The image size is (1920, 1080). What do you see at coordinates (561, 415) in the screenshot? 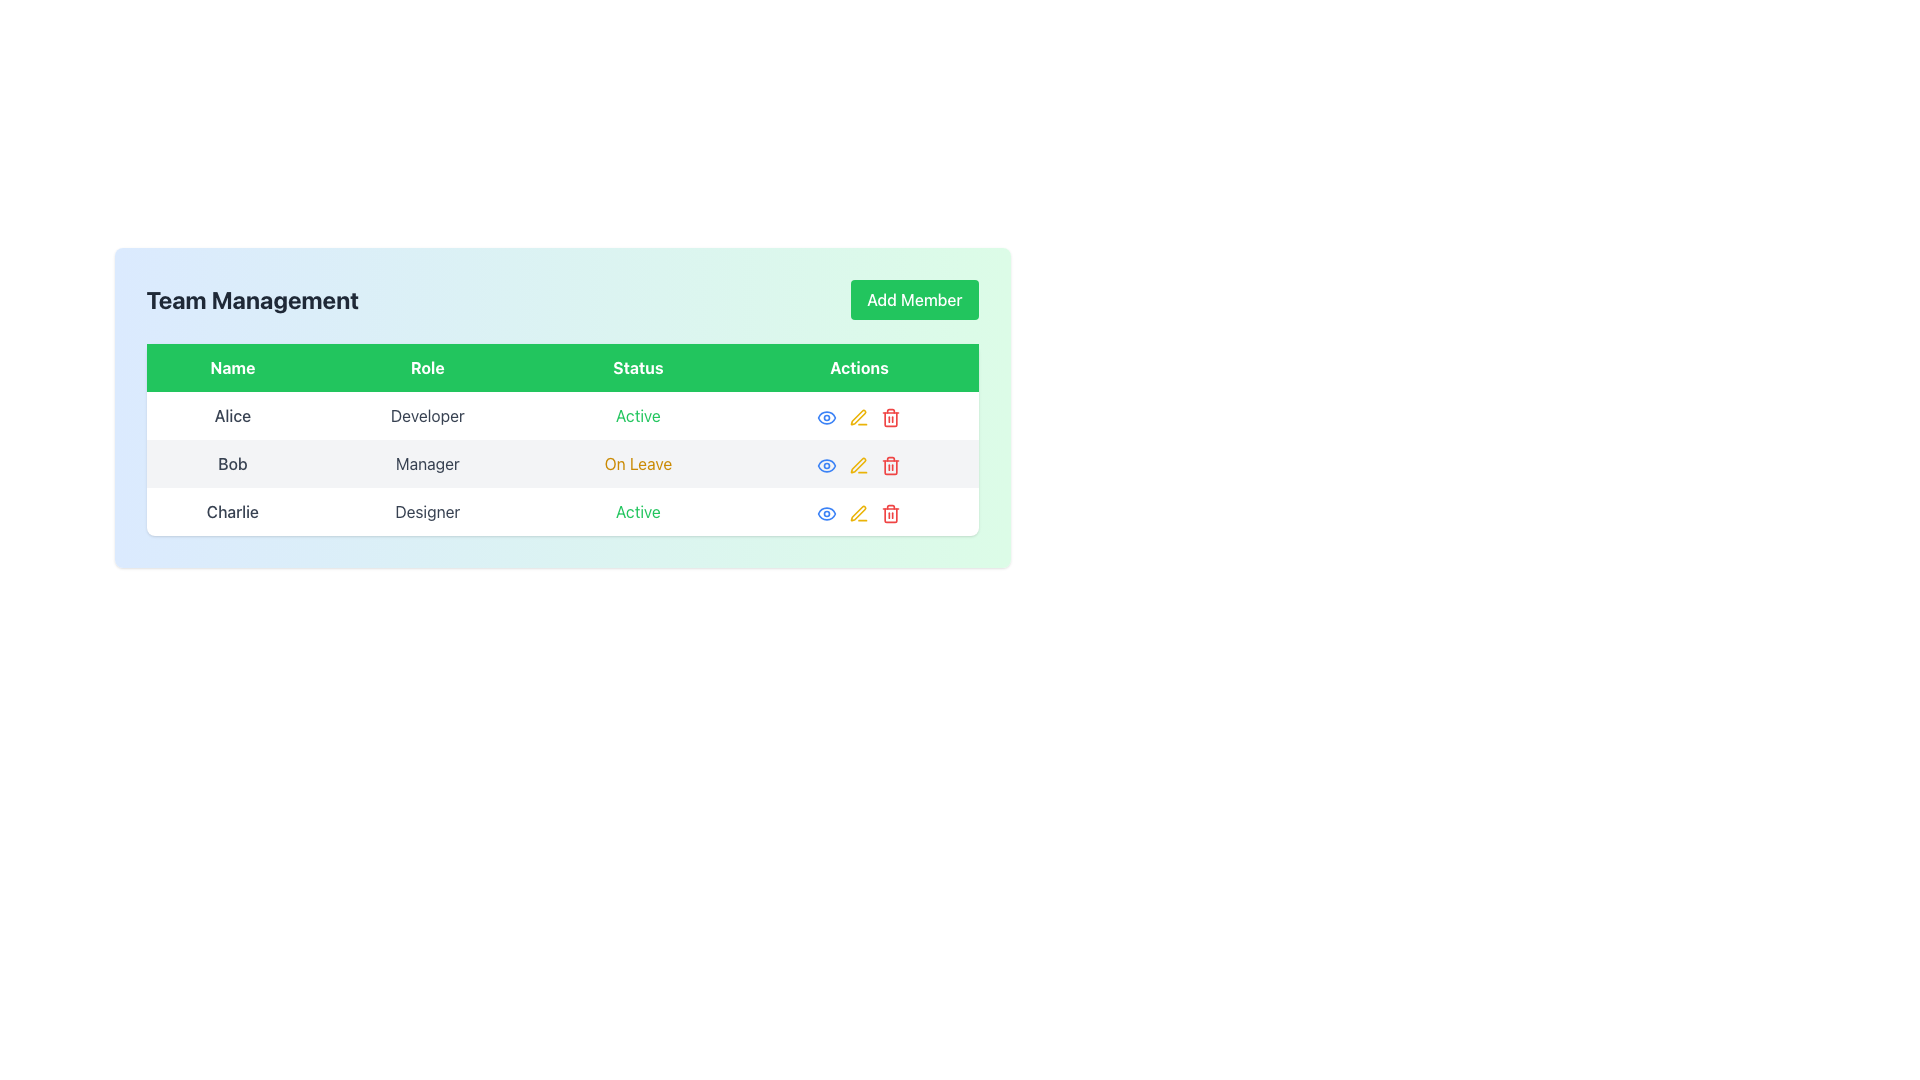
I see `the second row of the data table containing 'Alice' under 'Name', 'Developer' under 'Role', and 'Active' under 'Status'` at bounding box center [561, 415].